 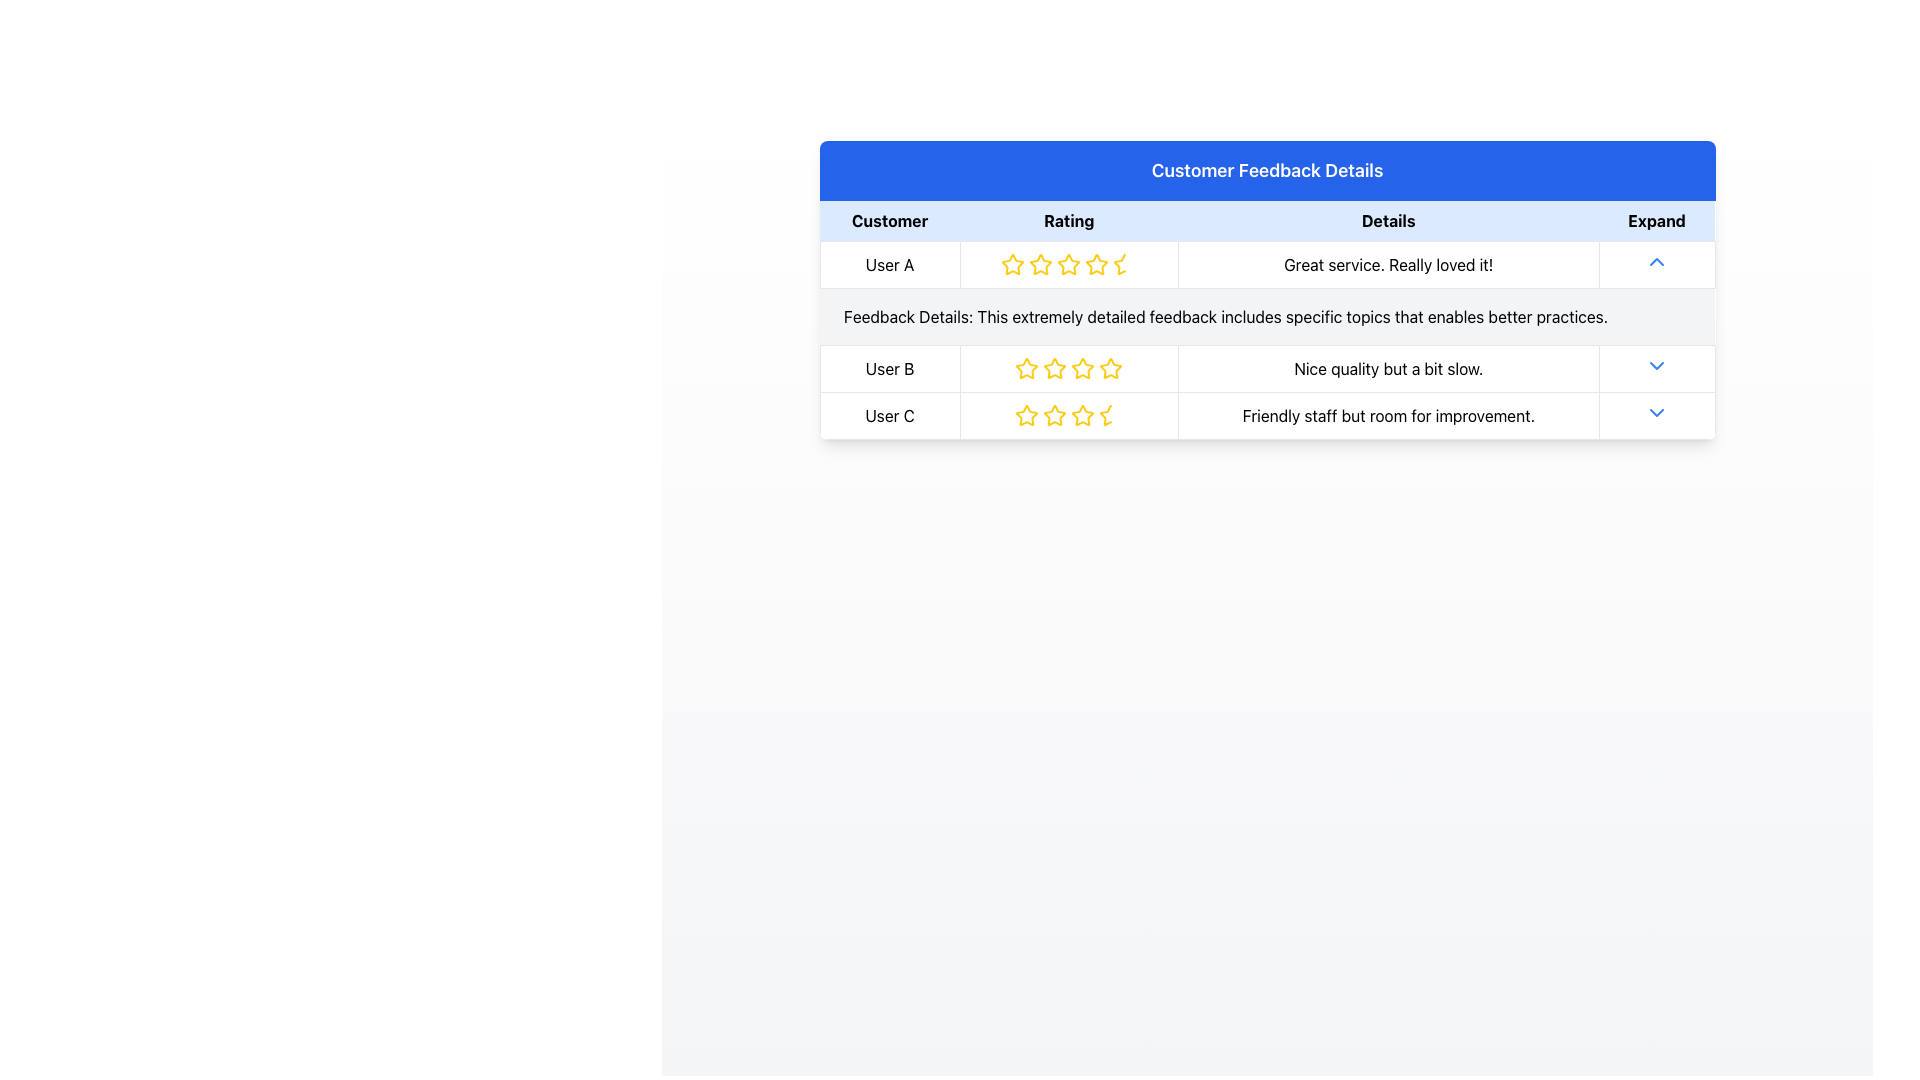 What do you see at coordinates (1082, 414) in the screenshot?
I see `the fourth star-shaped rating icon in the 'Rating' column of the 'Customer Feedback Details' table for 'User C' to give a rating` at bounding box center [1082, 414].